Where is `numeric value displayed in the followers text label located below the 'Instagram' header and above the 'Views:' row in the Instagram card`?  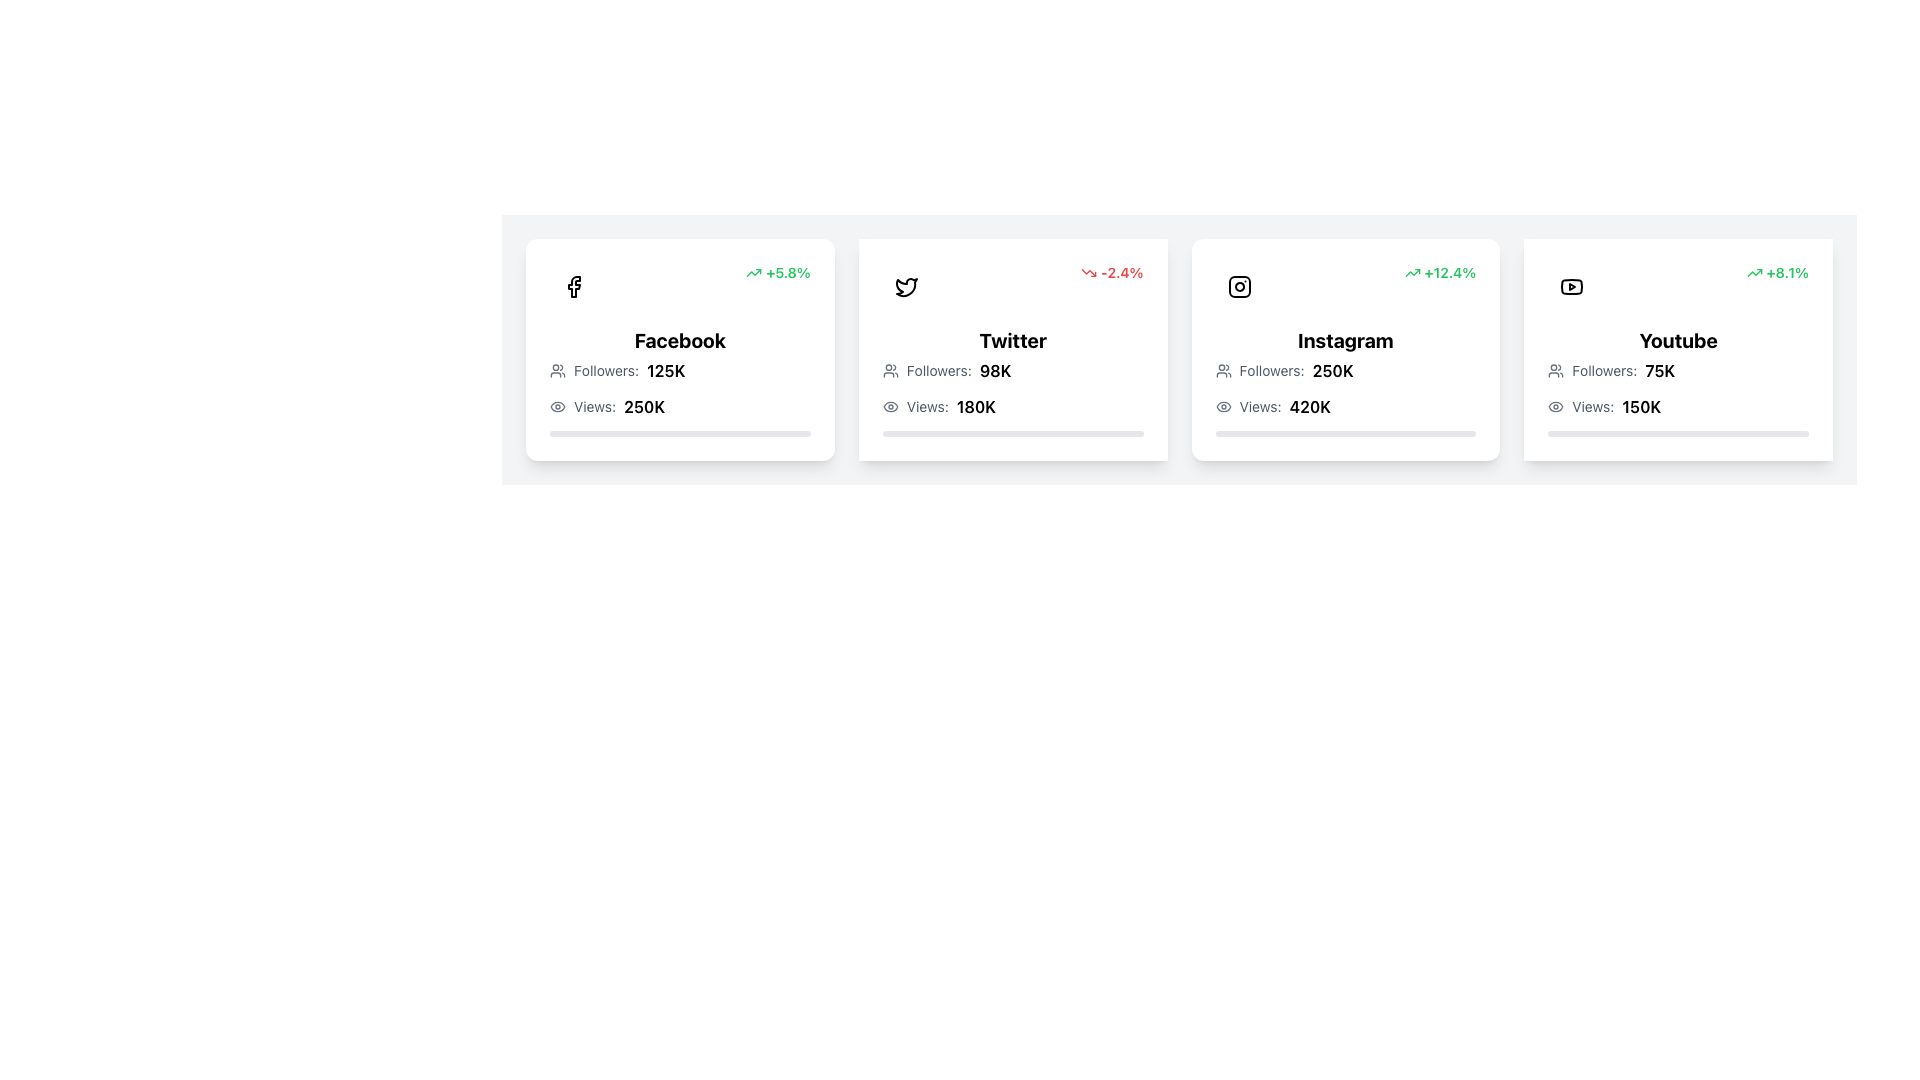 numeric value displayed in the followers text label located below the 'Instagram' header and above the 'Views:' row in the Instagram card is located at coordinates (1333, 370).